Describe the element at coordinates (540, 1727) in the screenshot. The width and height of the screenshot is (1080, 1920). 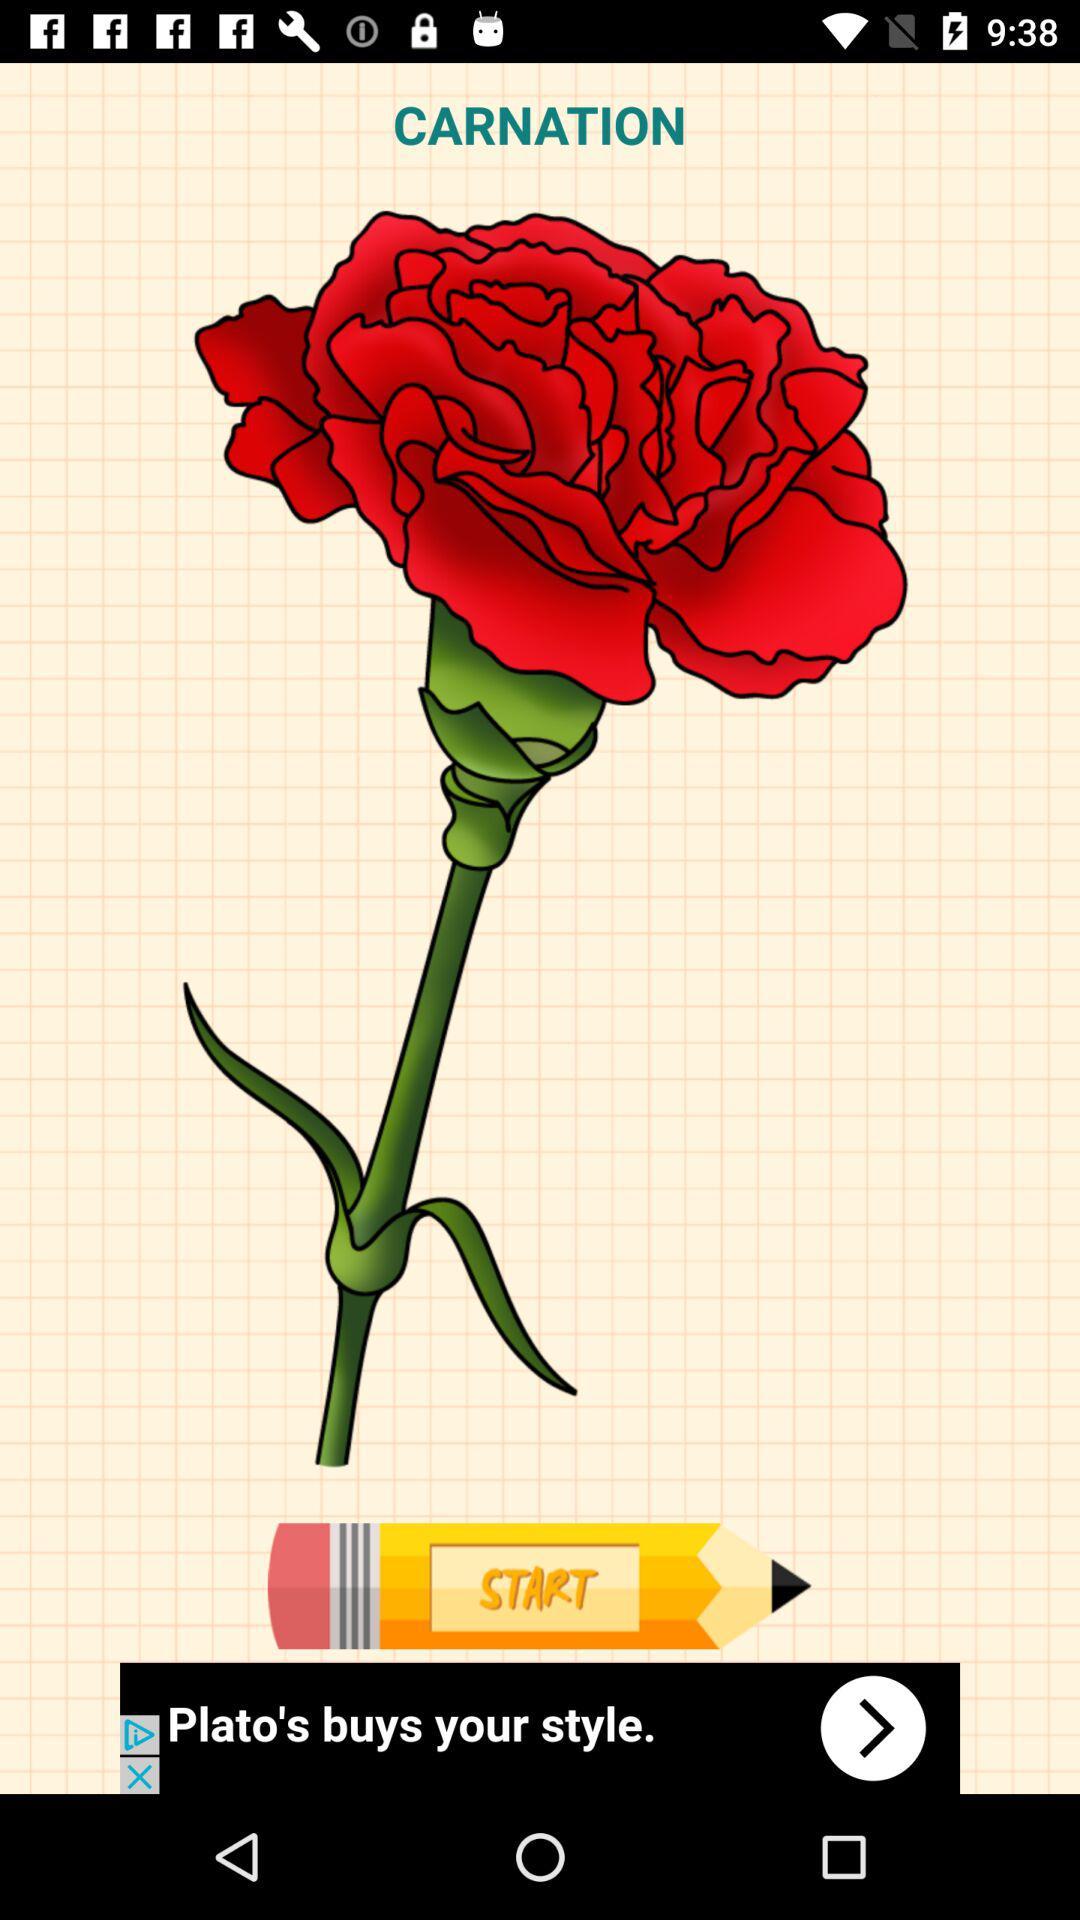
I see `open advertisement` at that location.